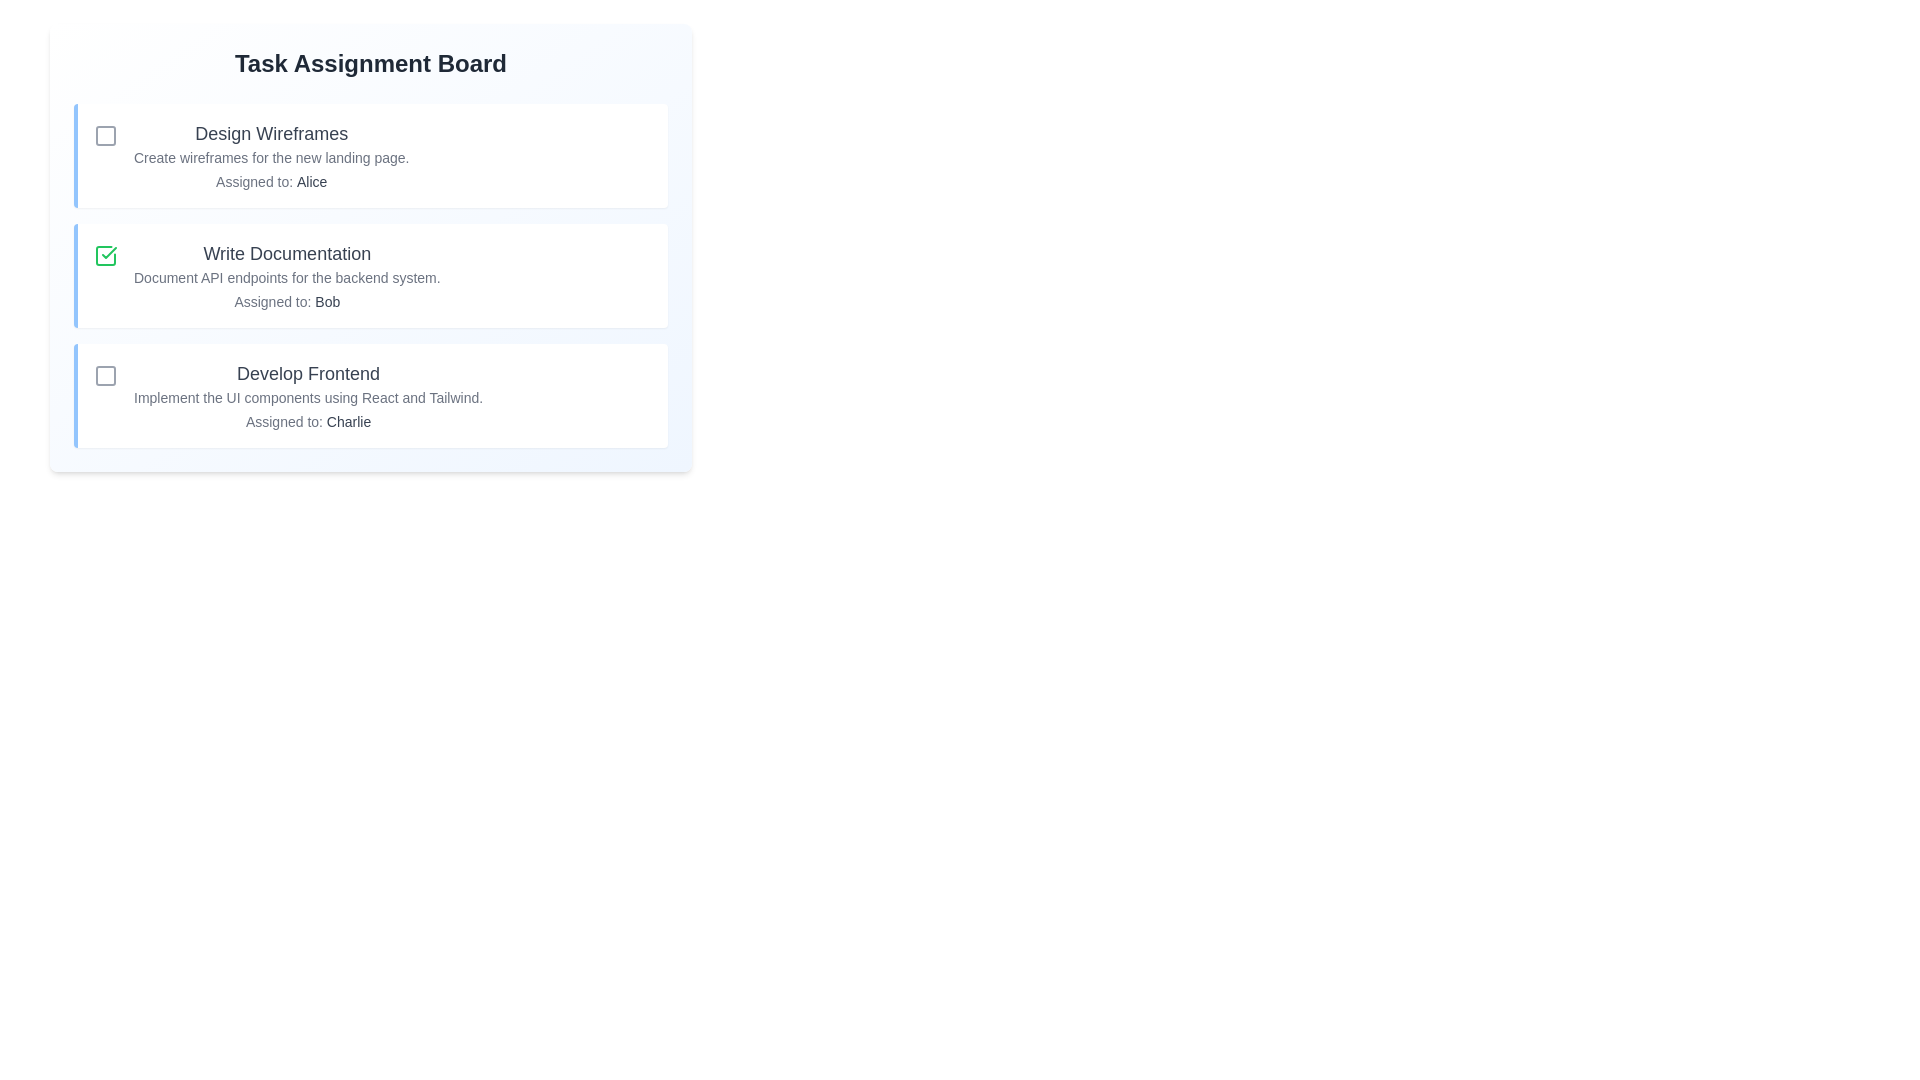  Describe the element at coordinates (370, 246) in the screenshot. I see `the informational card located below the 'Design Wireframes' card and above the 'Develop Frontend' card in the 'Task Assignment Board' to highlight its content` at that location.